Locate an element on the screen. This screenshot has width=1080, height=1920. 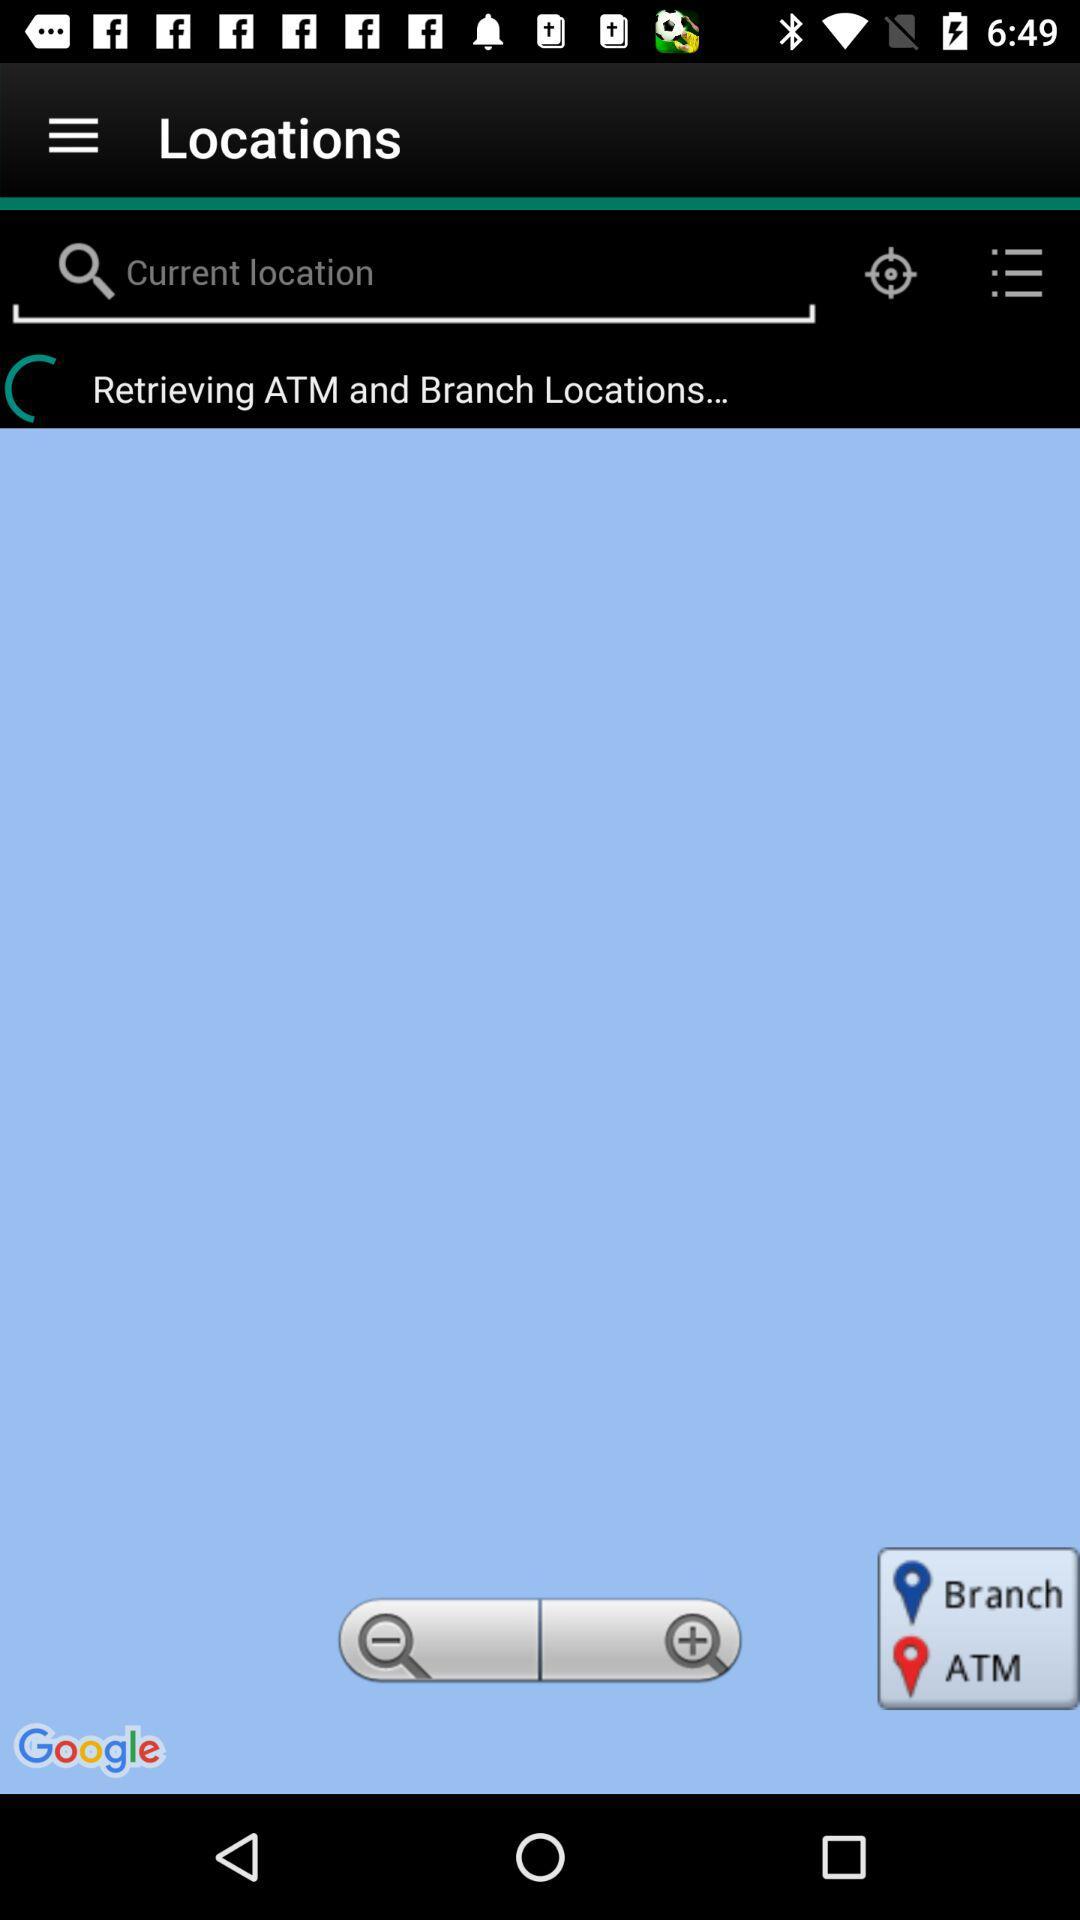
search is located at coordinates (412, 272).